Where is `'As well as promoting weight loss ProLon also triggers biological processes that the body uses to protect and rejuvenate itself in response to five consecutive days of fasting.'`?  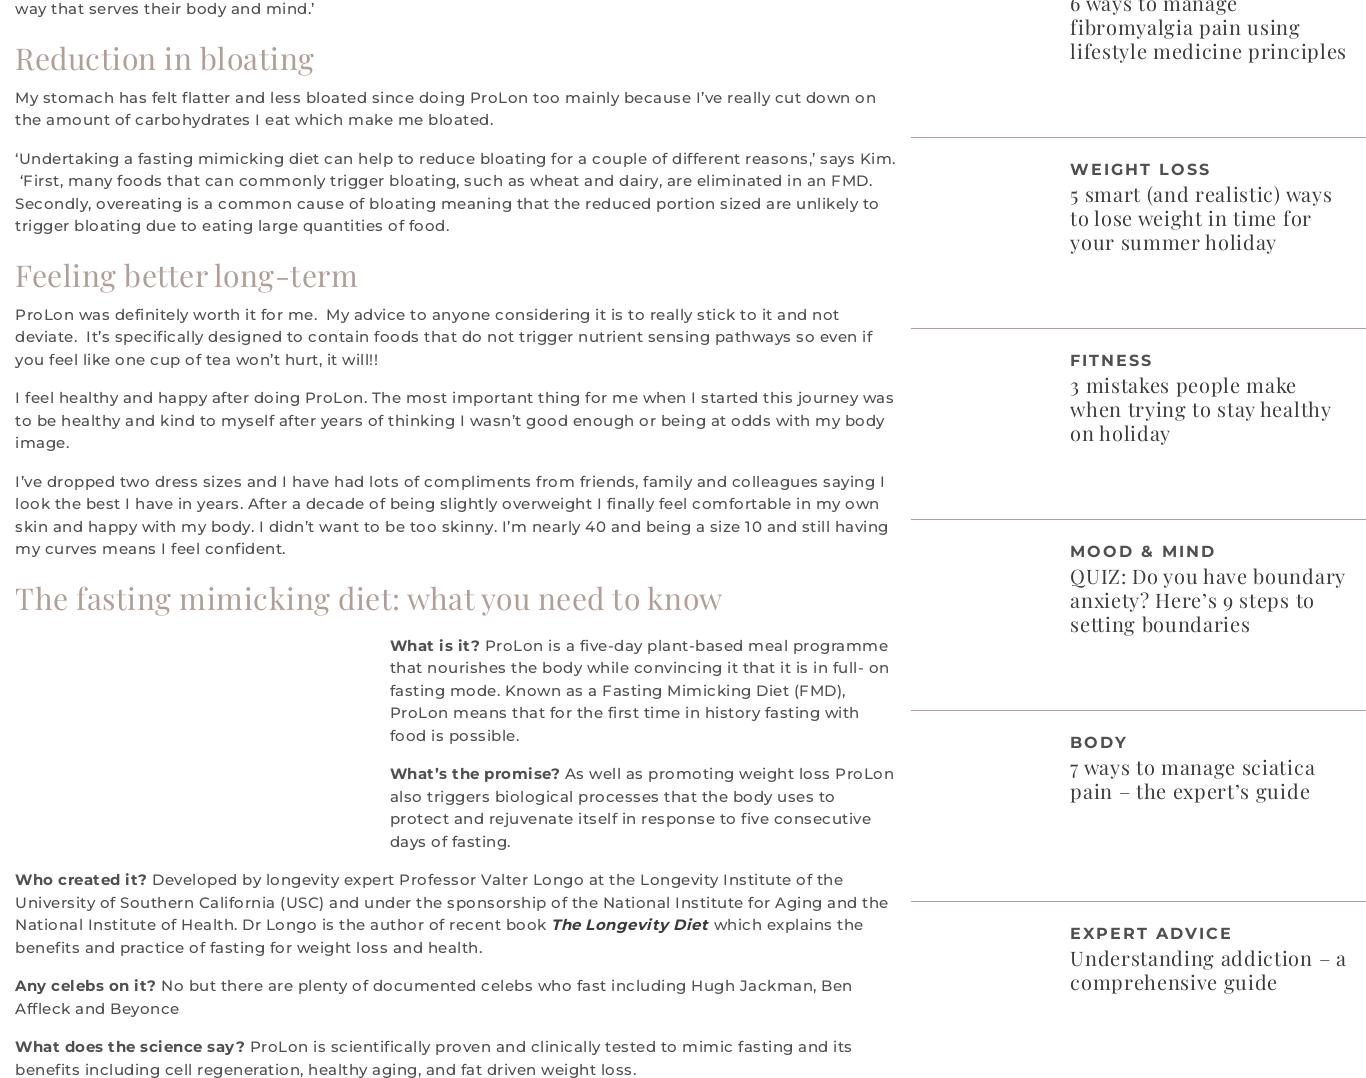 'As well as promoting weight loss ProLon also triggers biological processes that the body uses to protect and rejuvenate itself in response to five consecutive days of fasting.' is located at coordinates (640, 805).